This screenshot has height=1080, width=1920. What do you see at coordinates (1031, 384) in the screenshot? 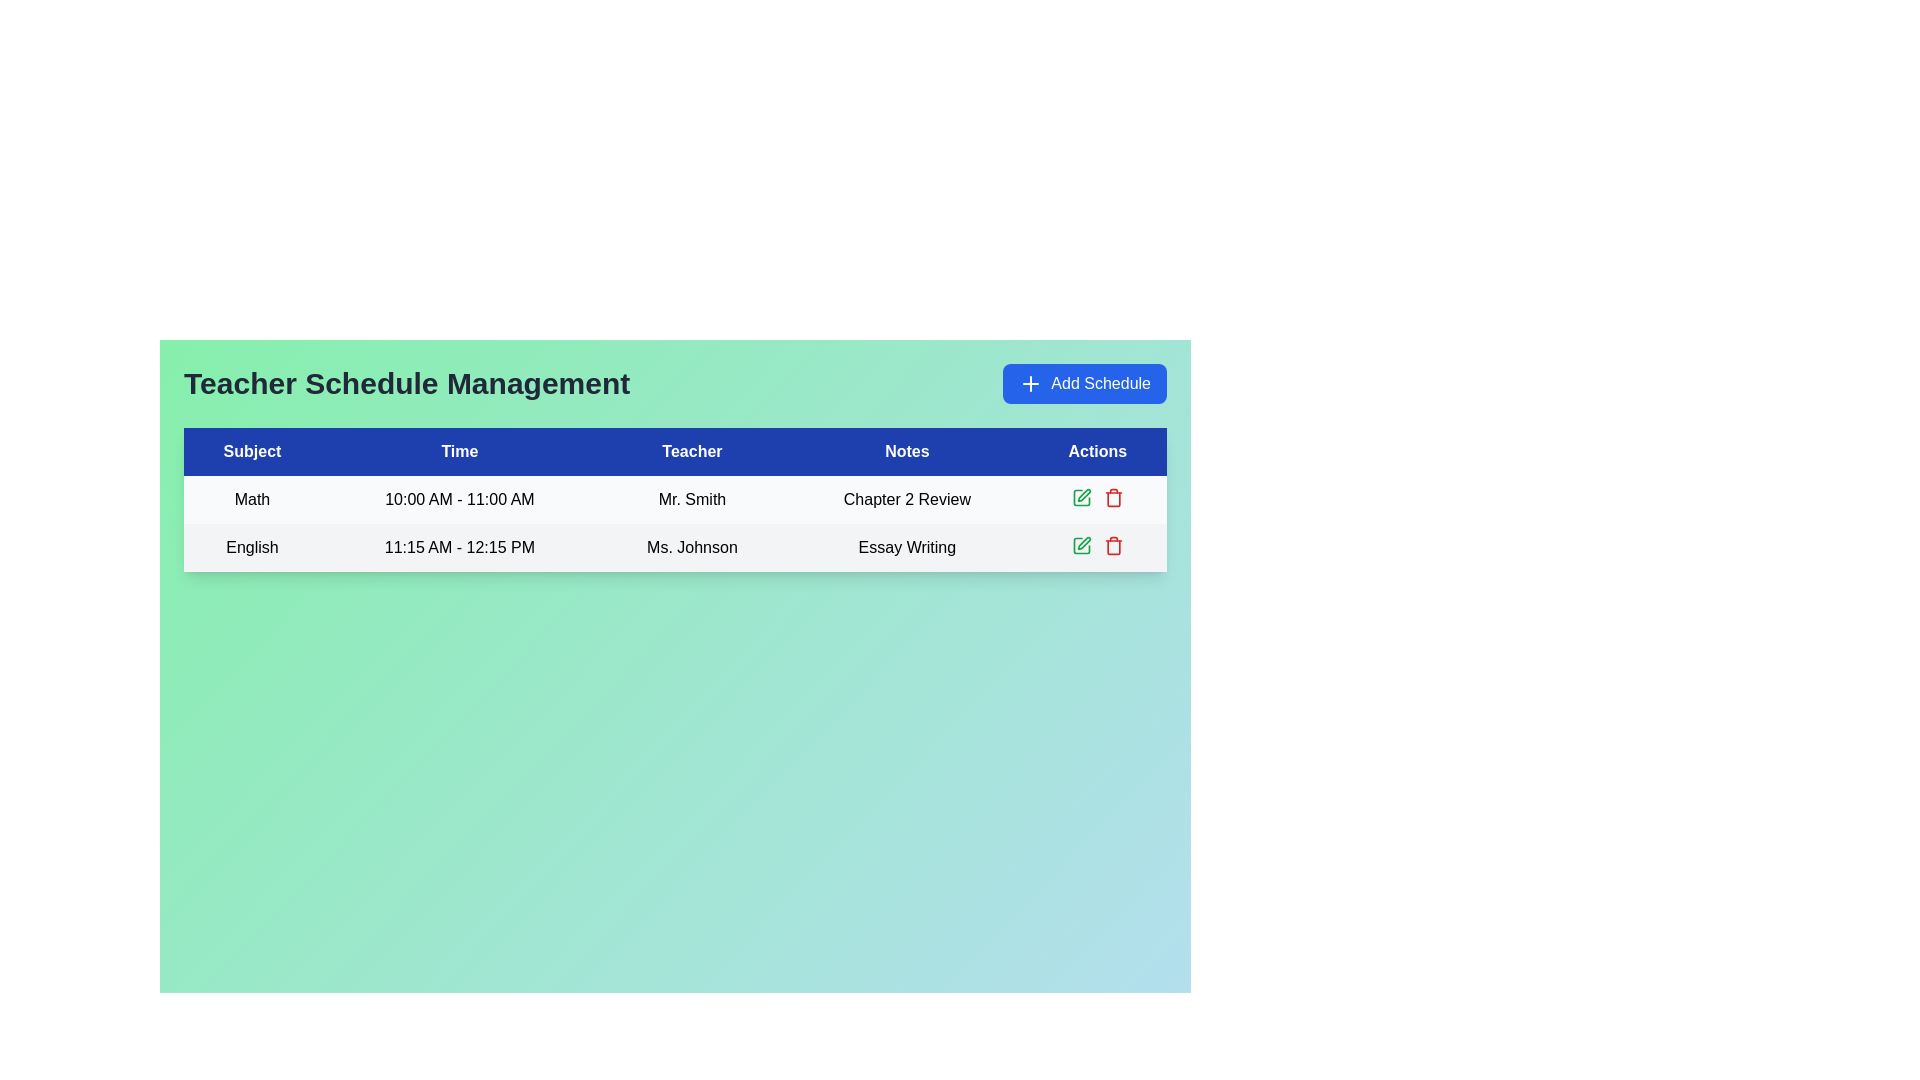
I see `the blue plus icon with white strokes located to the left of the 'Add Schedule' label to initiate adding a schedule` at bounding box center [1031, 384].